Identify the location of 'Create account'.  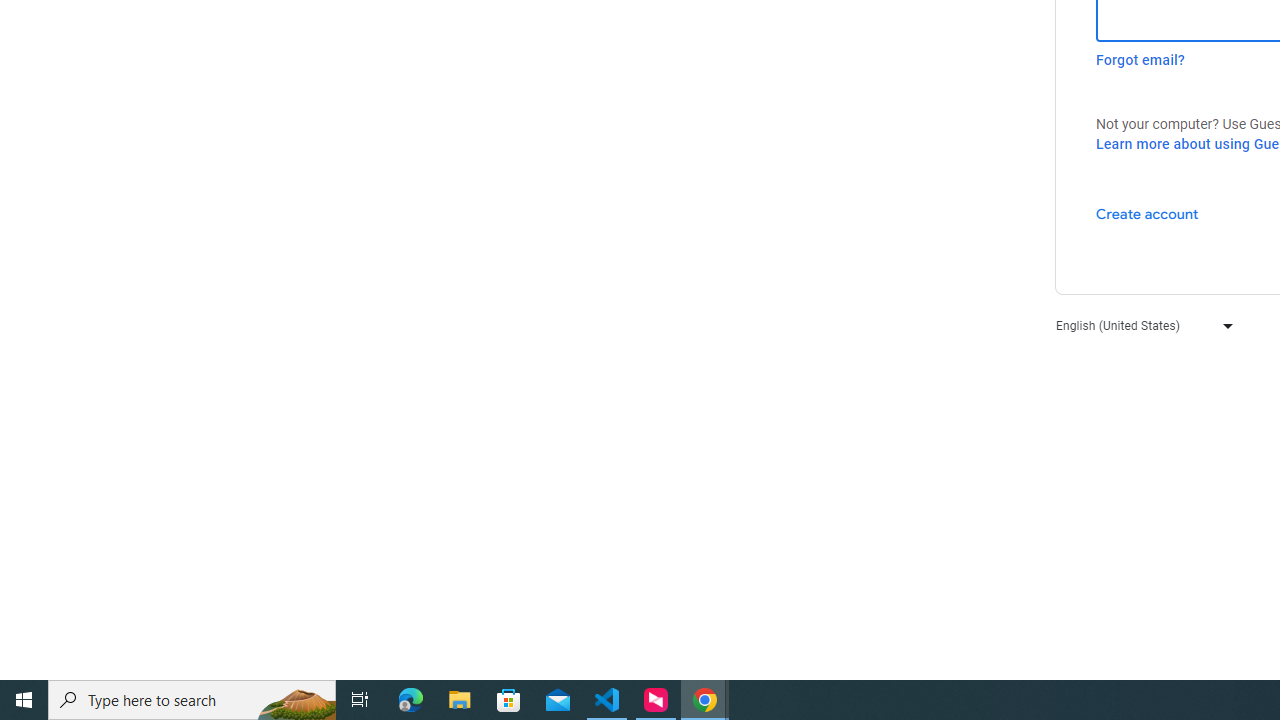
(1146, 213).